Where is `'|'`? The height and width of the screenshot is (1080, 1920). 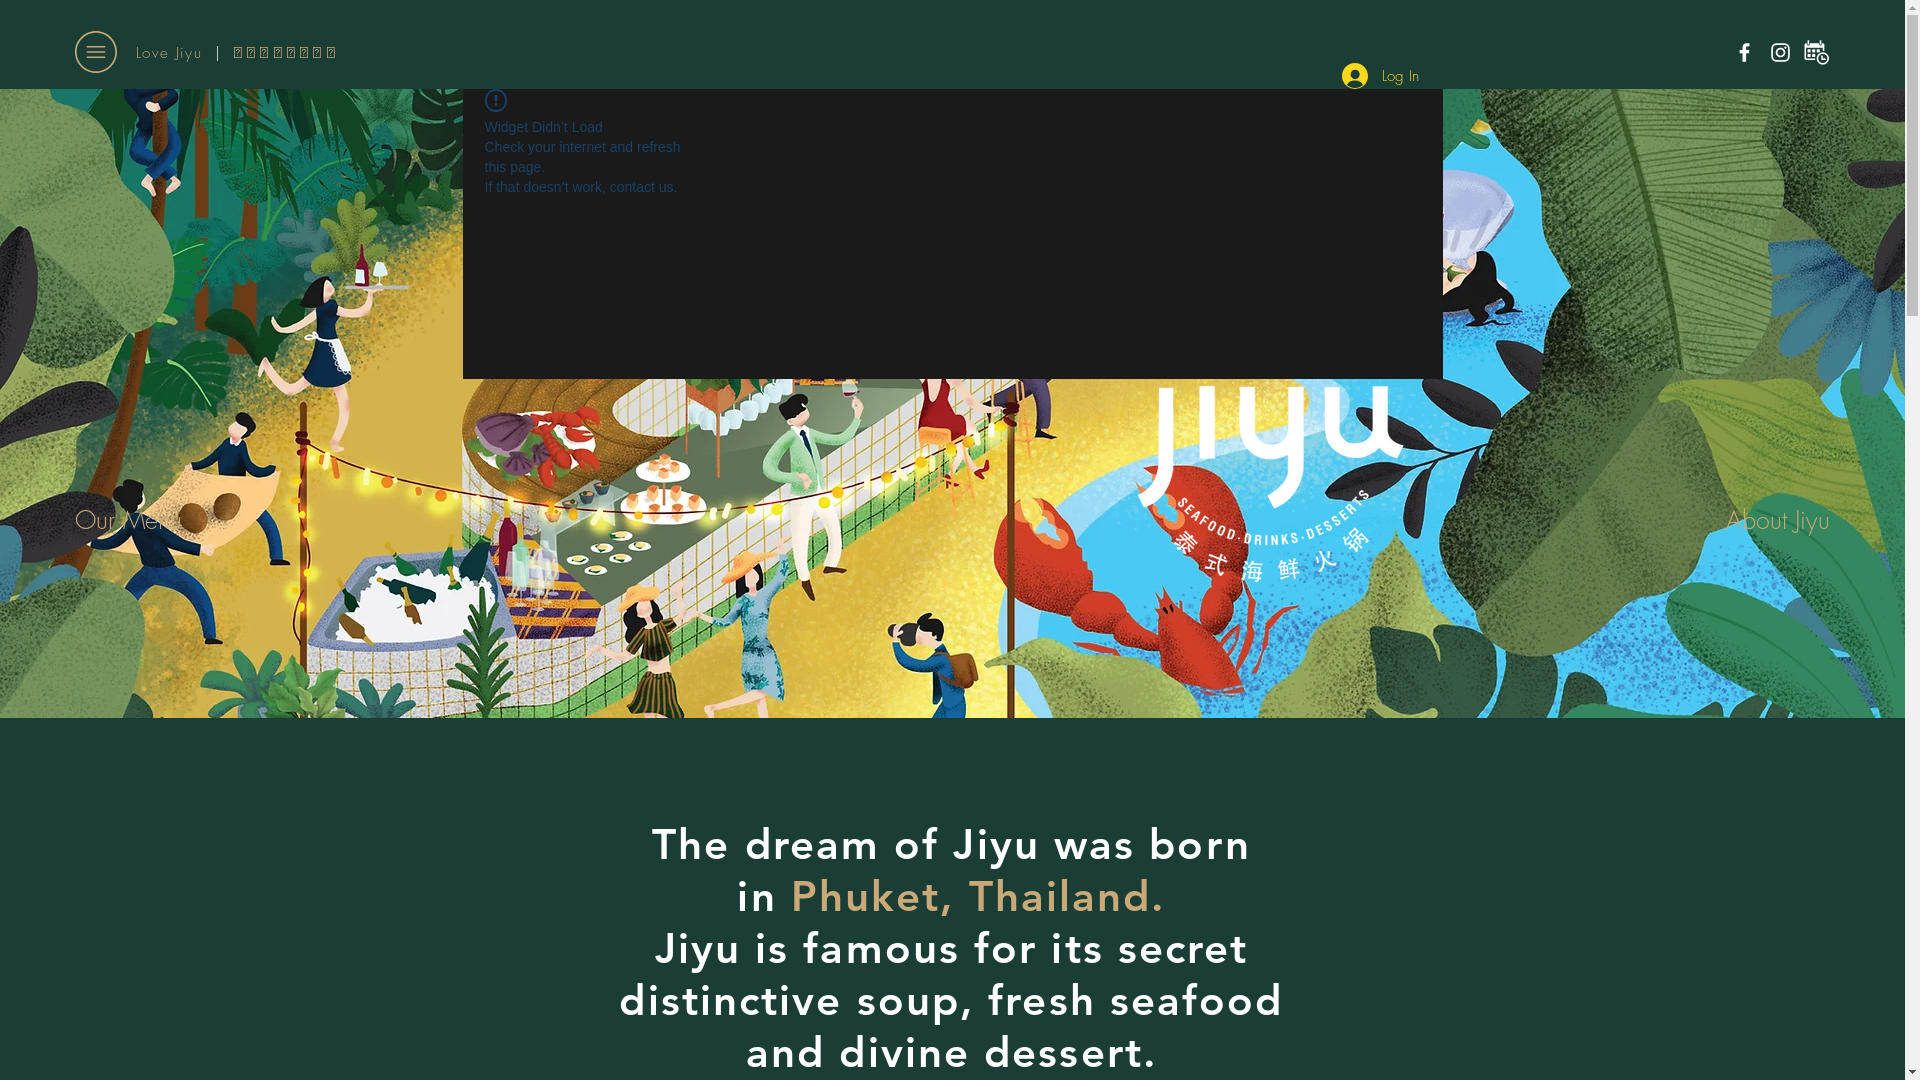
'|' is located at coordinates (215, 52).